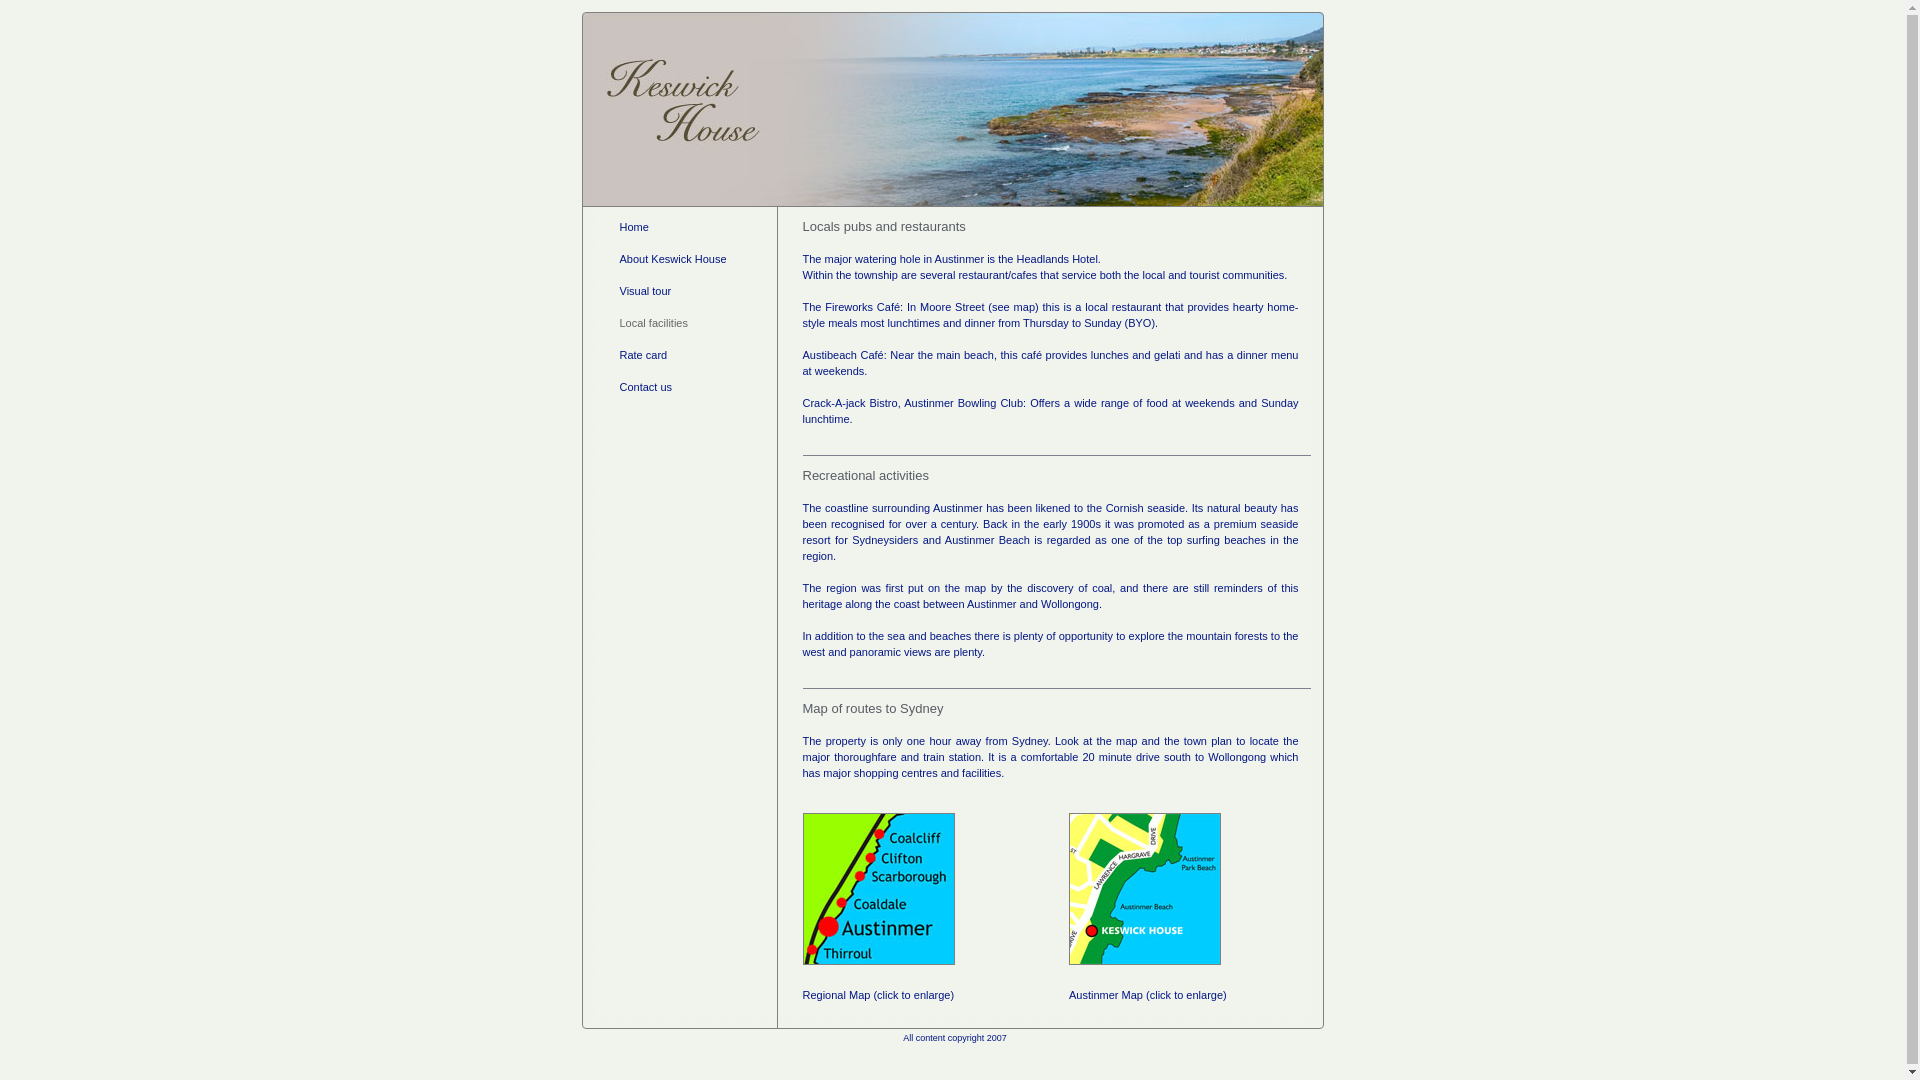 The image size is (1920, 1080). What do you see at coordinates (618, 386) in the screenshot?
I see `'Contact us'` at bounding box center [618, 386].